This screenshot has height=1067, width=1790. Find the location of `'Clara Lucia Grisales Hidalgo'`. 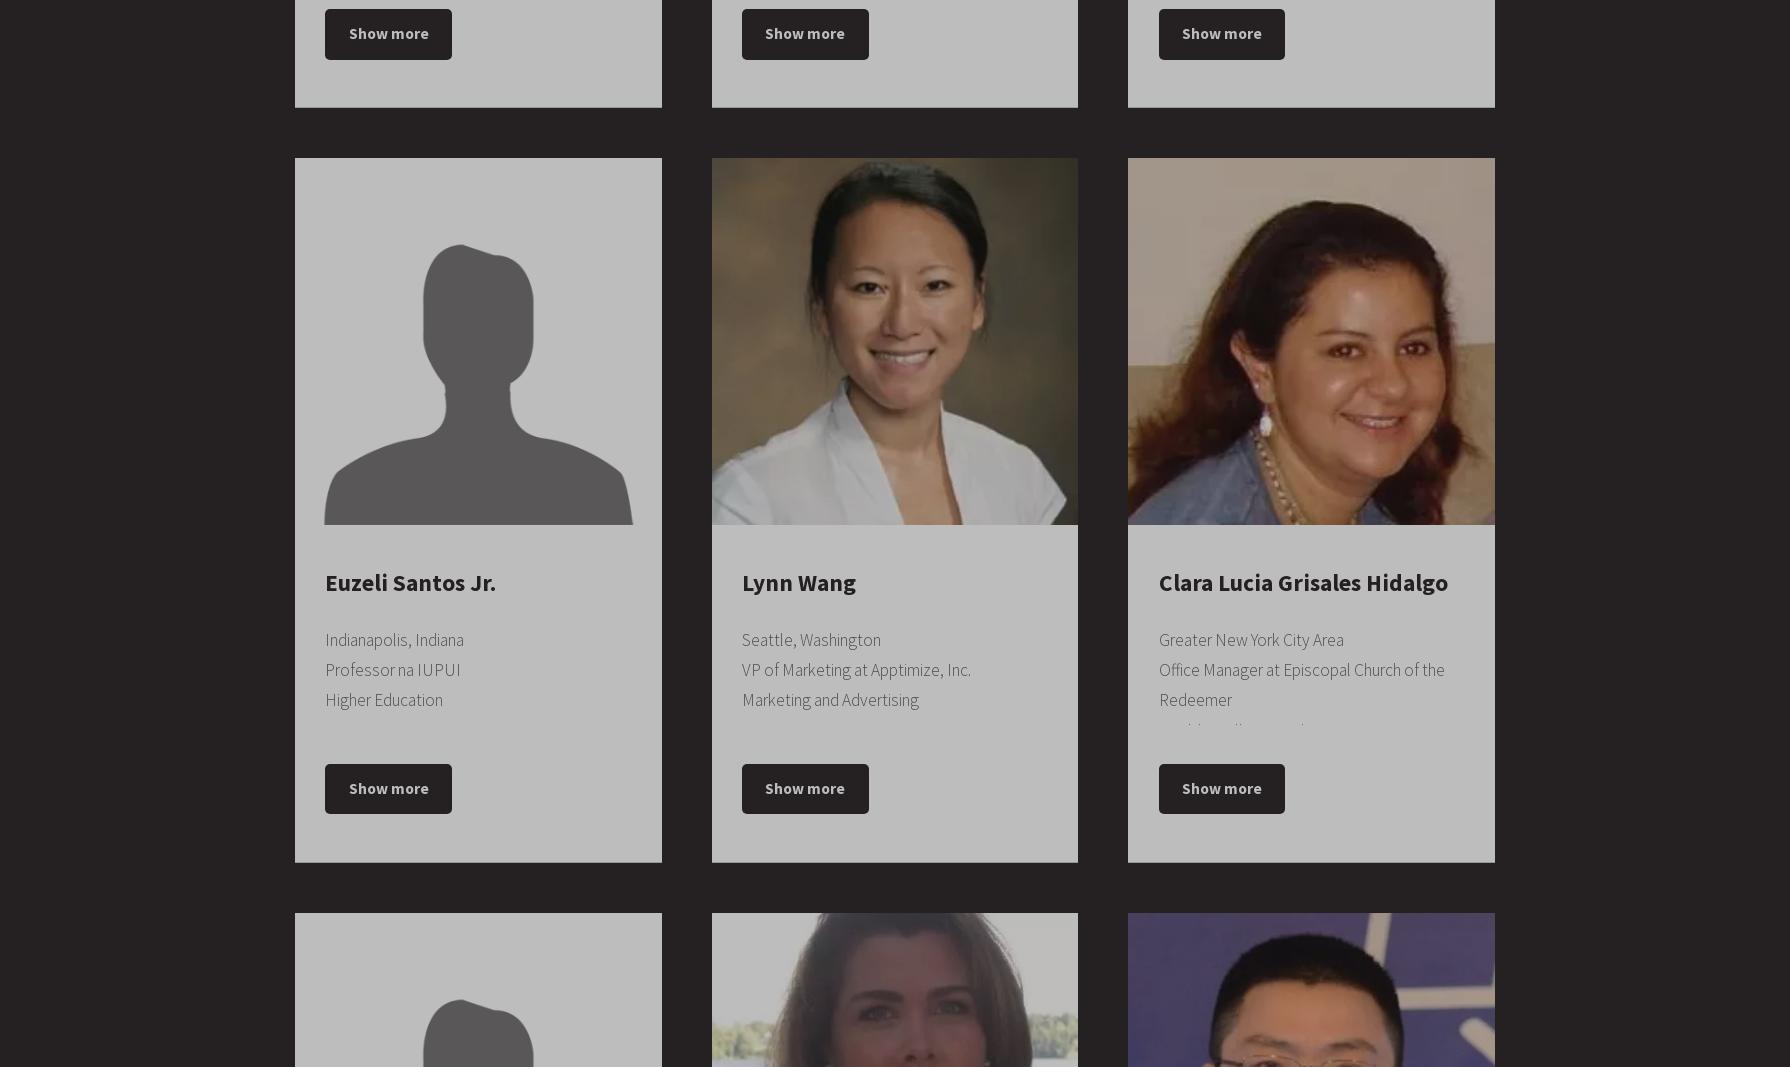

'Clara Lucia Grisales Hidalgo' is located at coordinates (1302, 582).